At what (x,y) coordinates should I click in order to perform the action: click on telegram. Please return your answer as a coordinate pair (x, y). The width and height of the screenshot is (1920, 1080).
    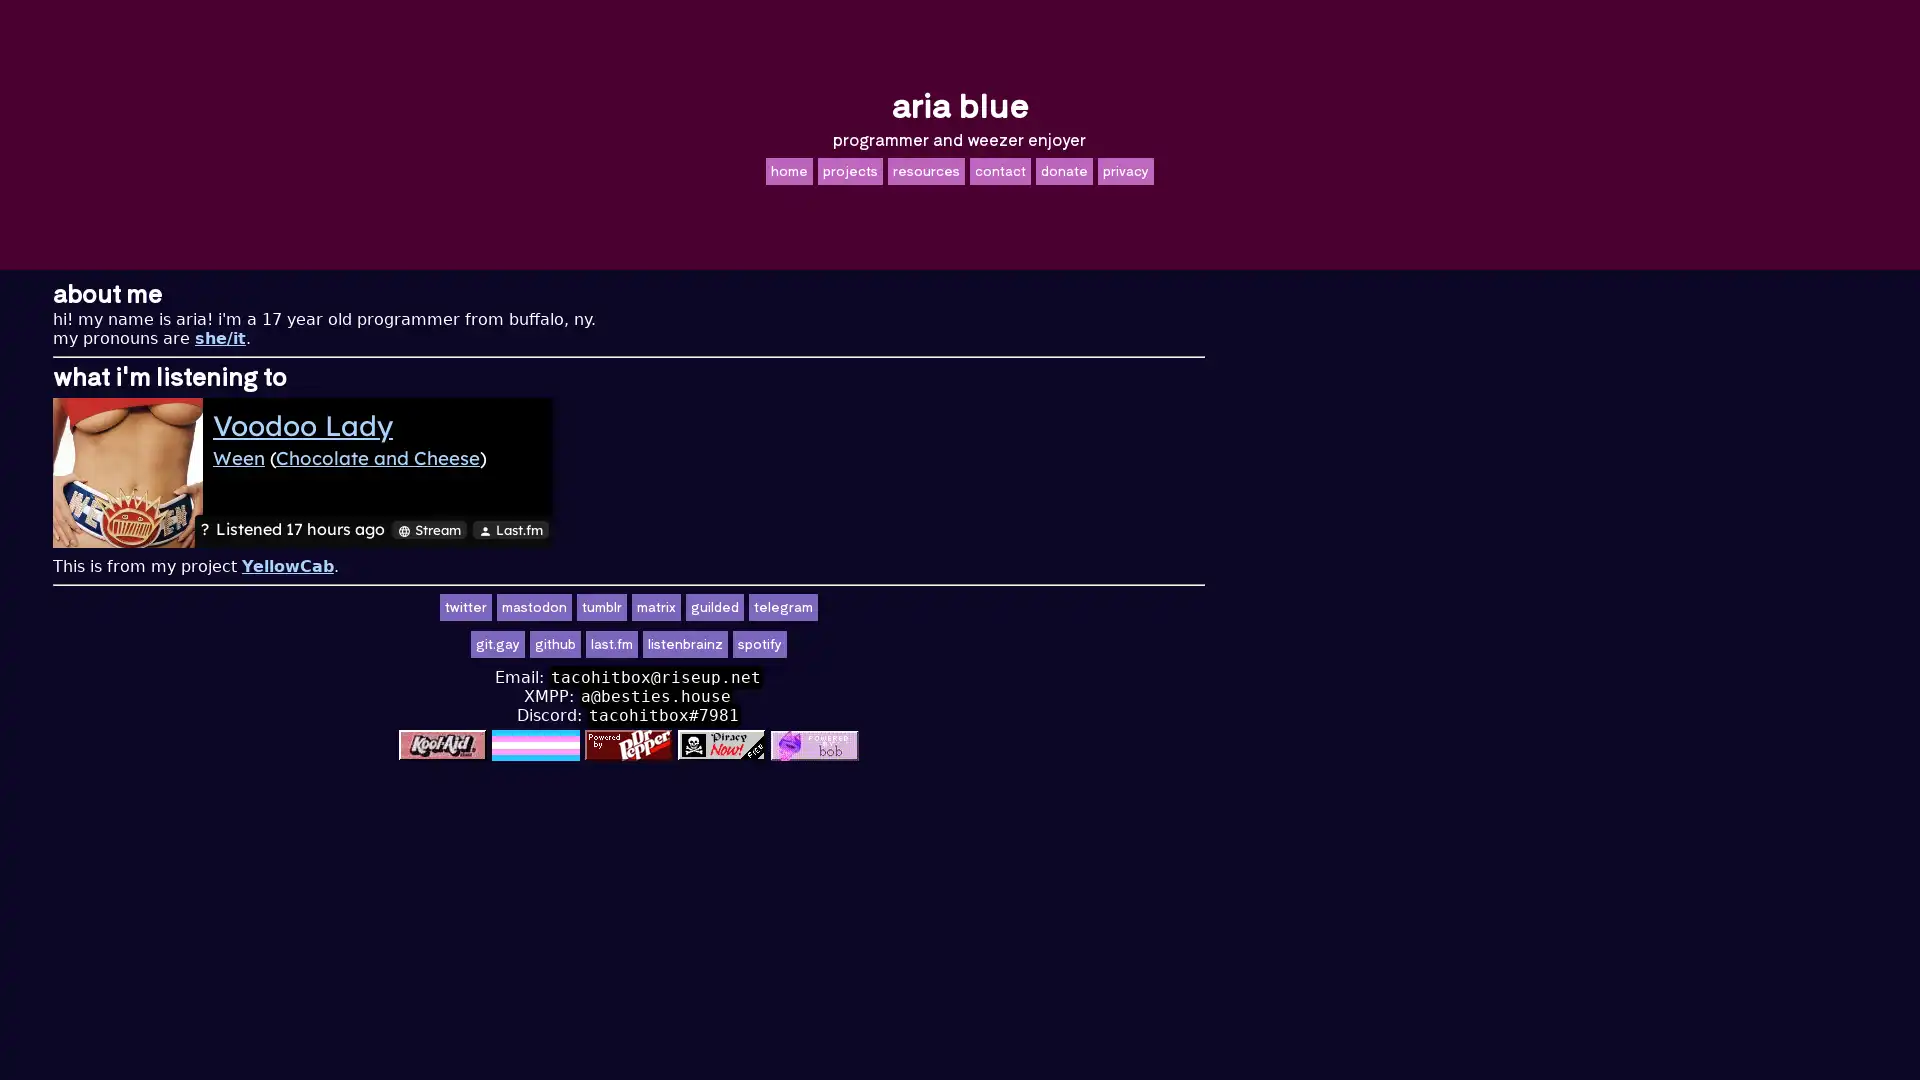
    Looking at the image, I should click on (1113, 606).